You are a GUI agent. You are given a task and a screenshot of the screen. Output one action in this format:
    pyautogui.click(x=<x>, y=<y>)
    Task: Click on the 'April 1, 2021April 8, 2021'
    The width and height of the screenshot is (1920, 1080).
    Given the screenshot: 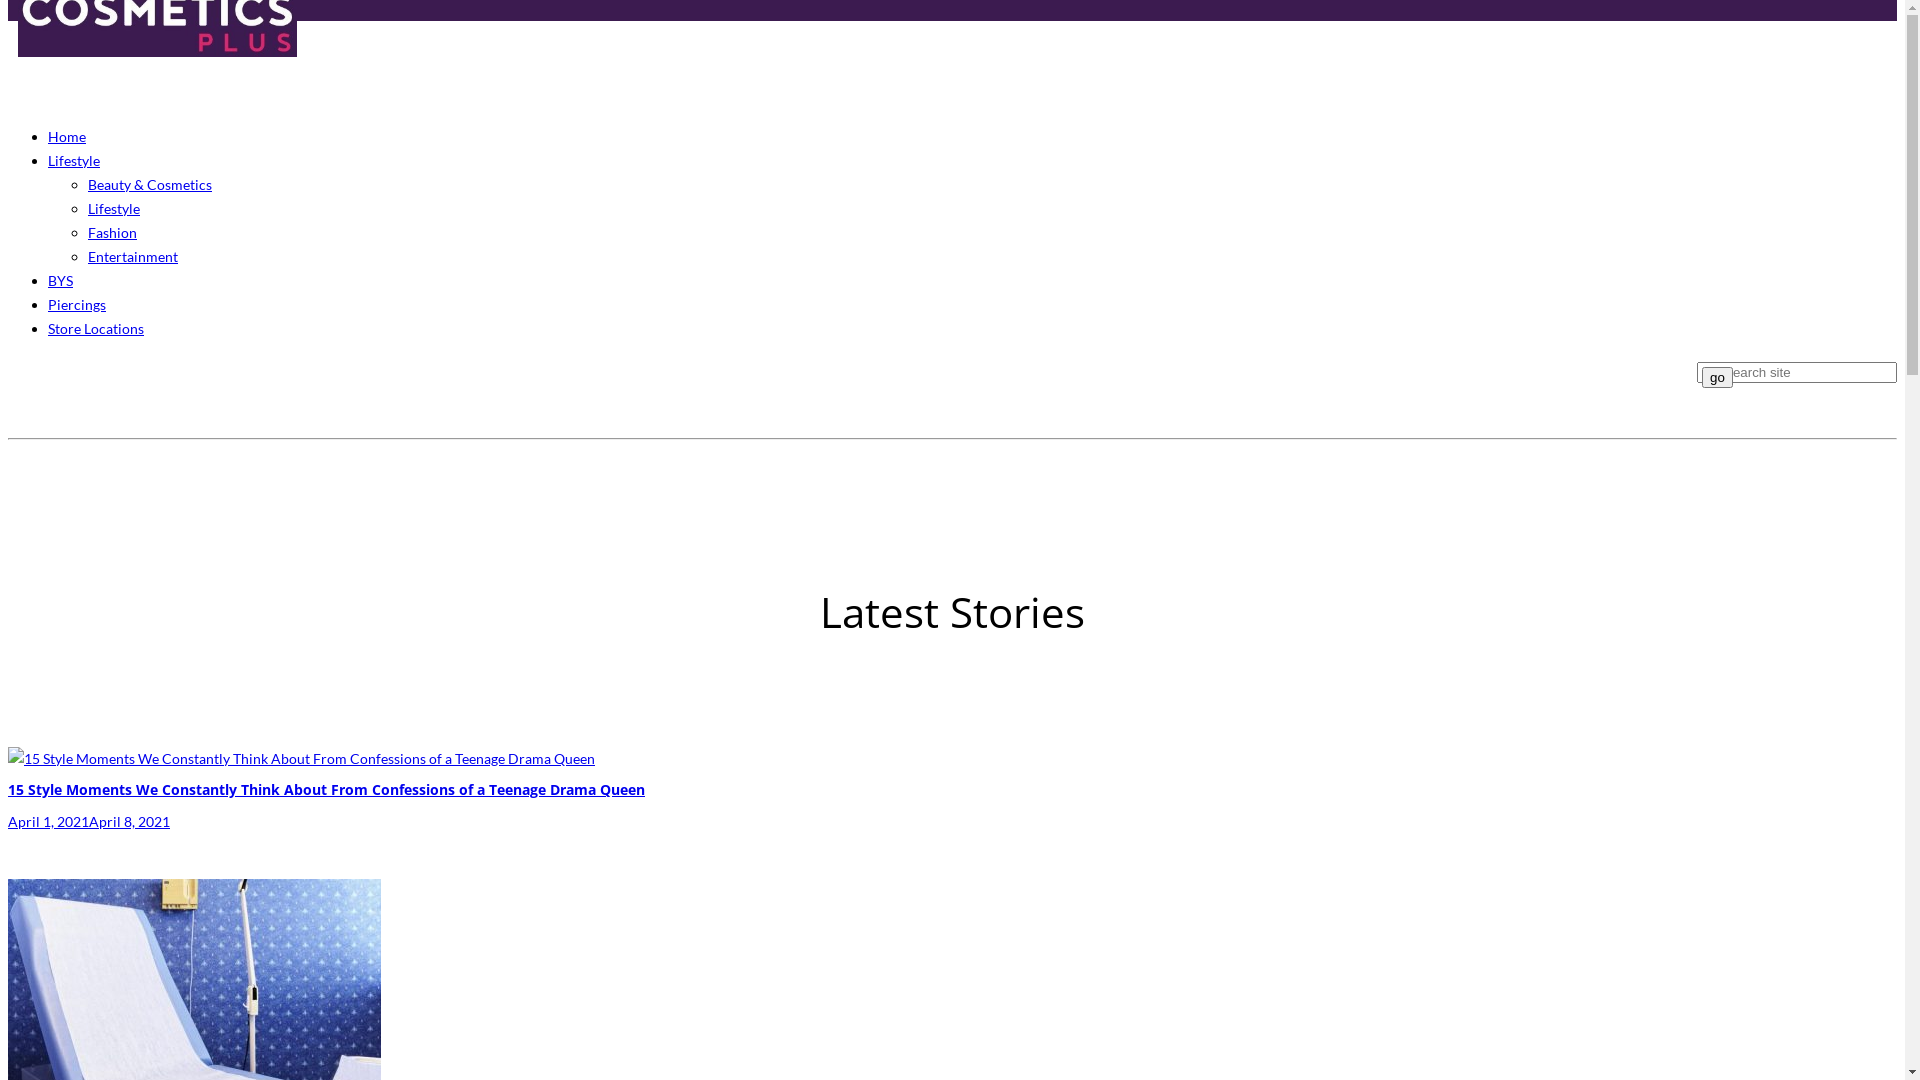 What is the action you would take?
    pyautogui.click(x=88, y=821)
    